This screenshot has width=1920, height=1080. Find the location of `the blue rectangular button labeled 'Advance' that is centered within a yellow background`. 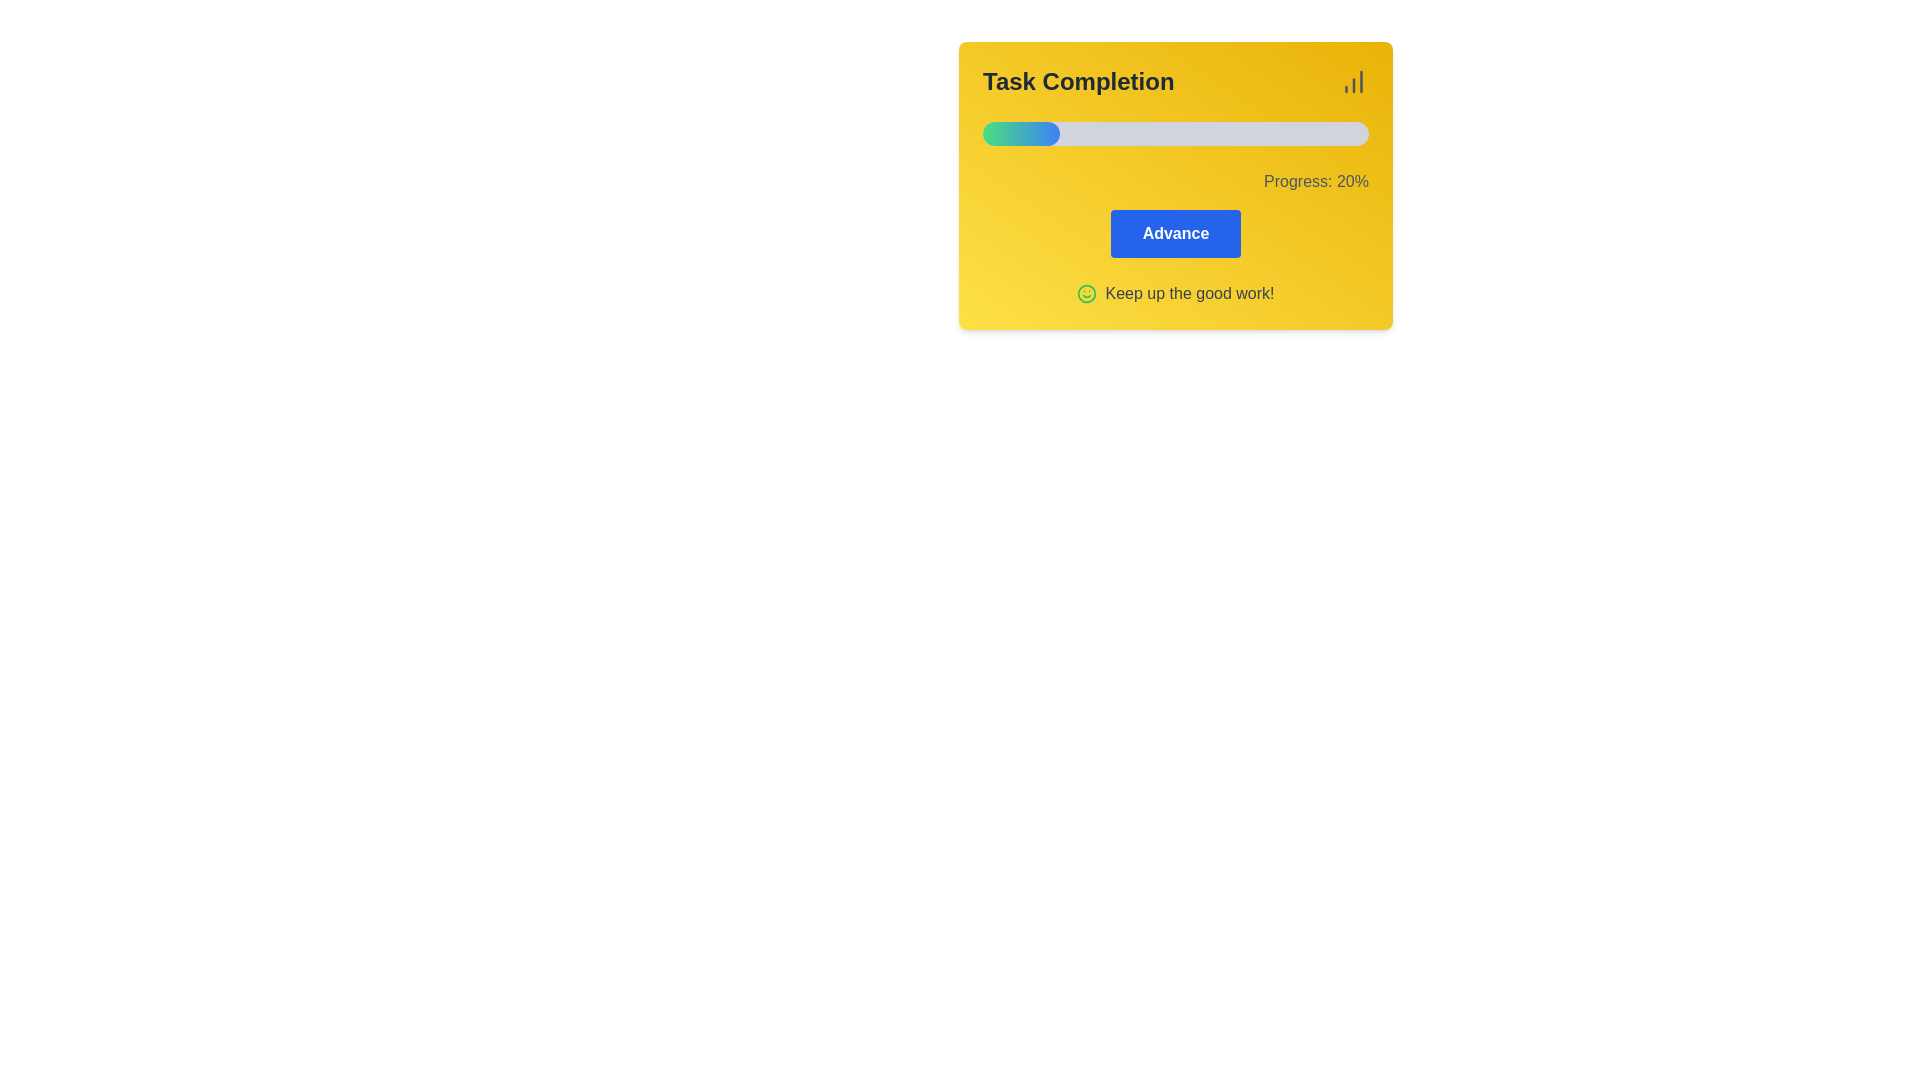

the blue rectangular button labeled 'Advance' that is centered within a yellow background is located at coordinates (1176, 233).